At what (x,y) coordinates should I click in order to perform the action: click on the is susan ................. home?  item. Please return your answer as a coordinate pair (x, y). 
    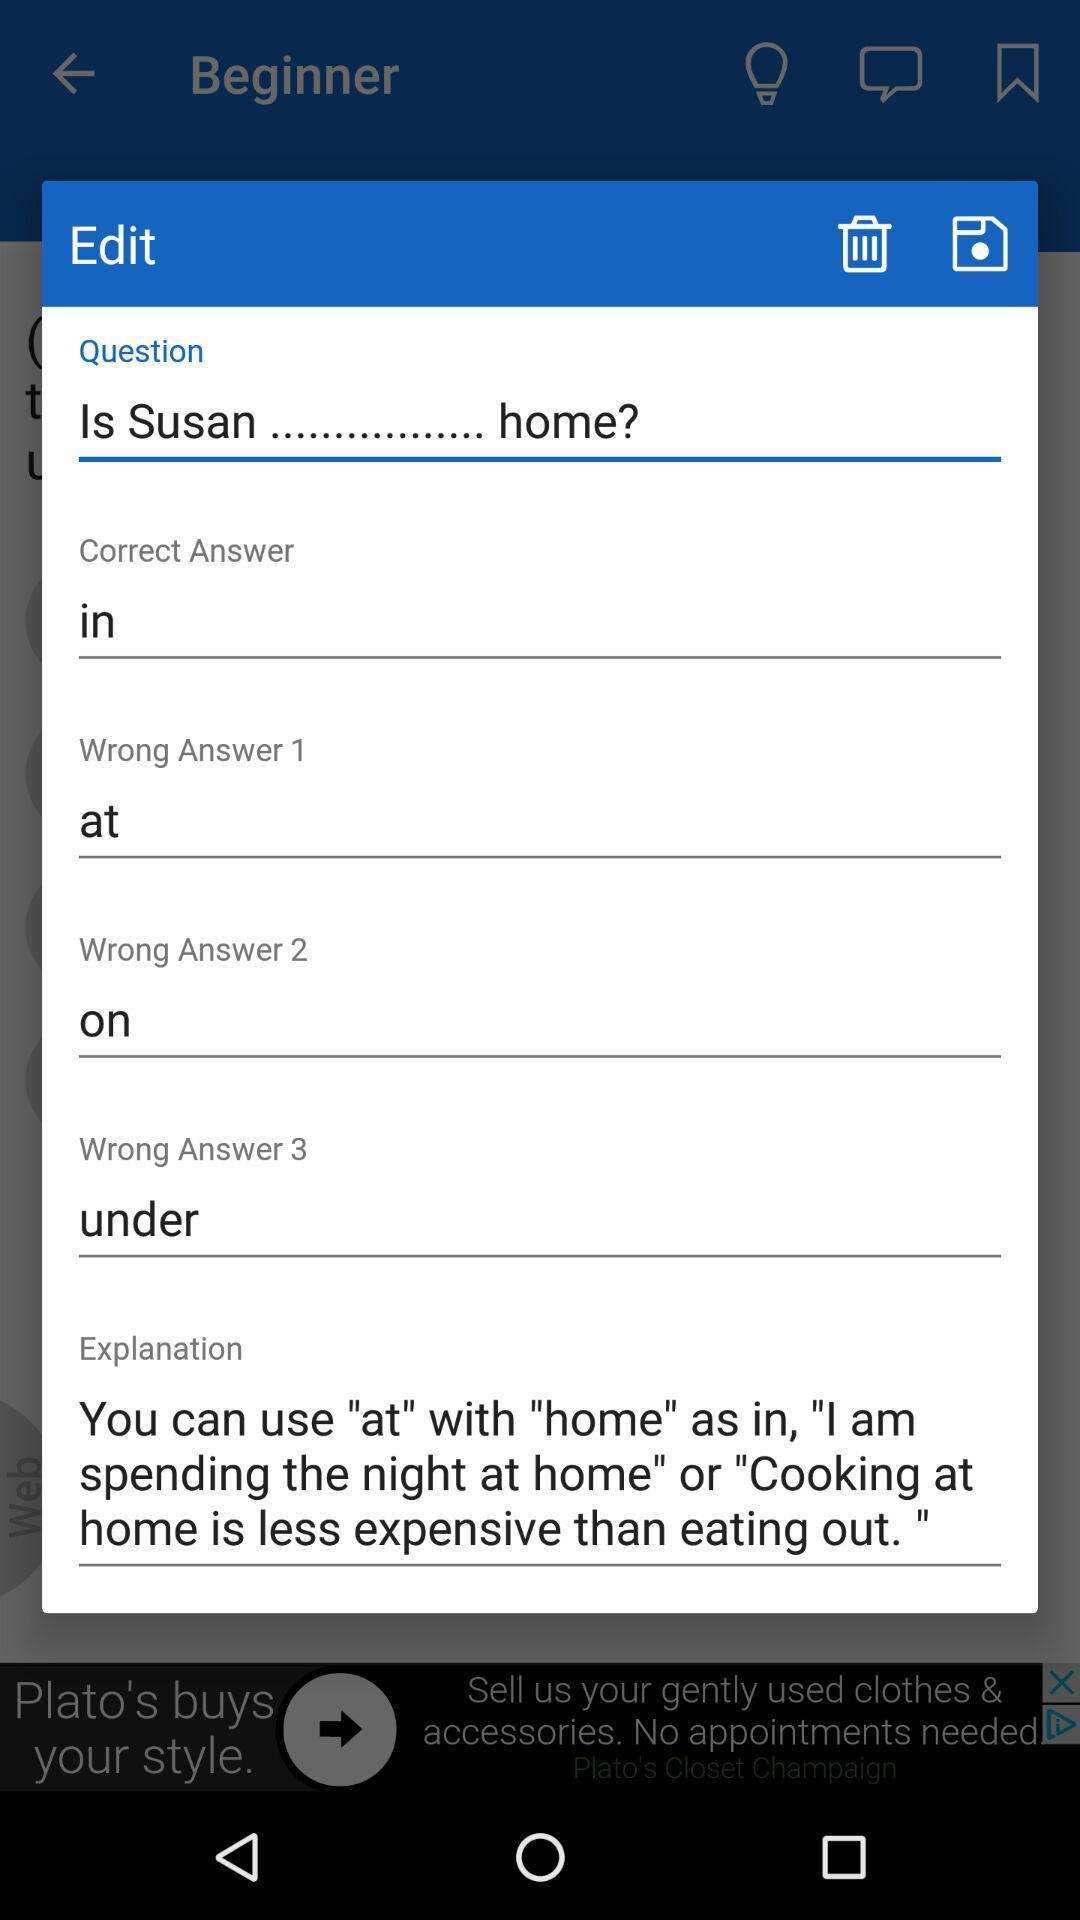
    Looking at the image, I should click on (540, 419).